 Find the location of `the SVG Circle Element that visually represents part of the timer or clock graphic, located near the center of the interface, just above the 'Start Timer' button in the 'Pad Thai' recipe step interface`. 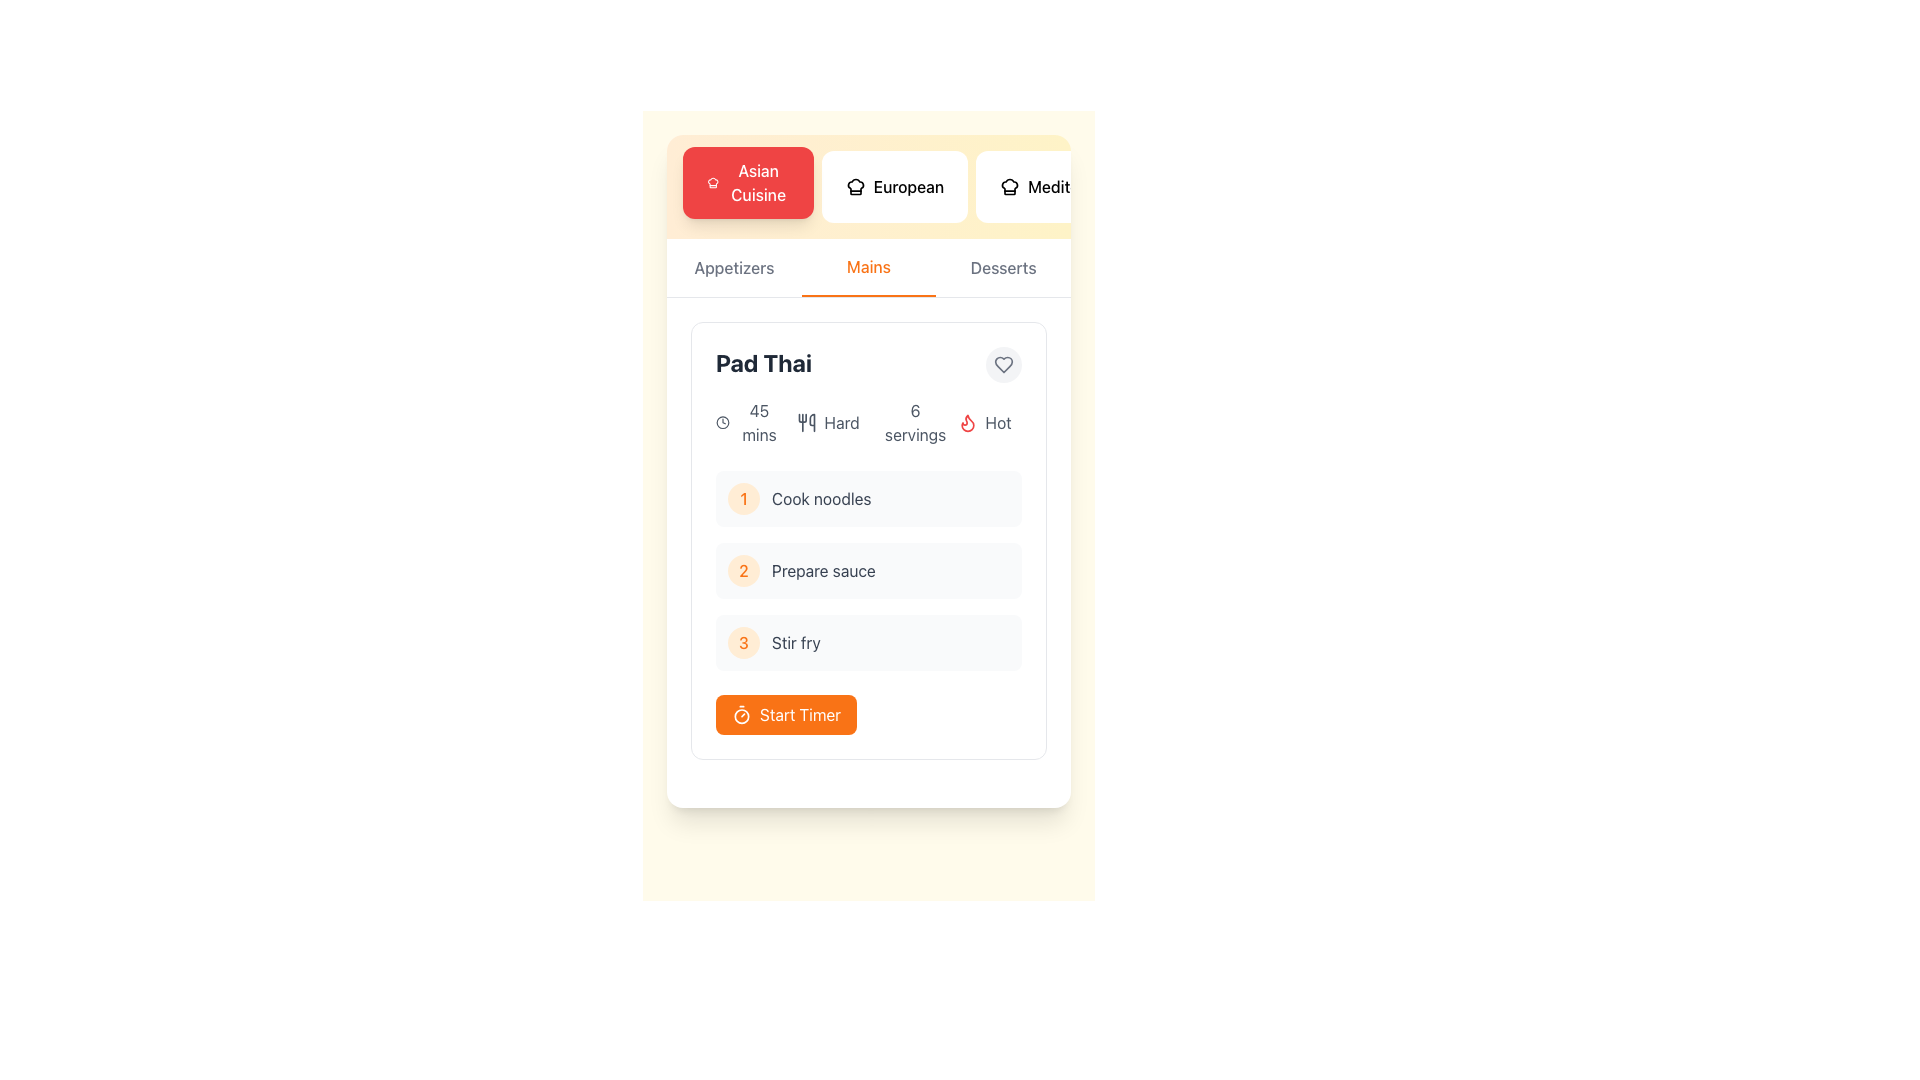

the SVG Circle Element that visually represents part of the timer or clock graphic, located near the center of the interface, just above the 'Start Timer' button in the 'Pad Thai' recipe step interface is located at coordinates (741, 715).